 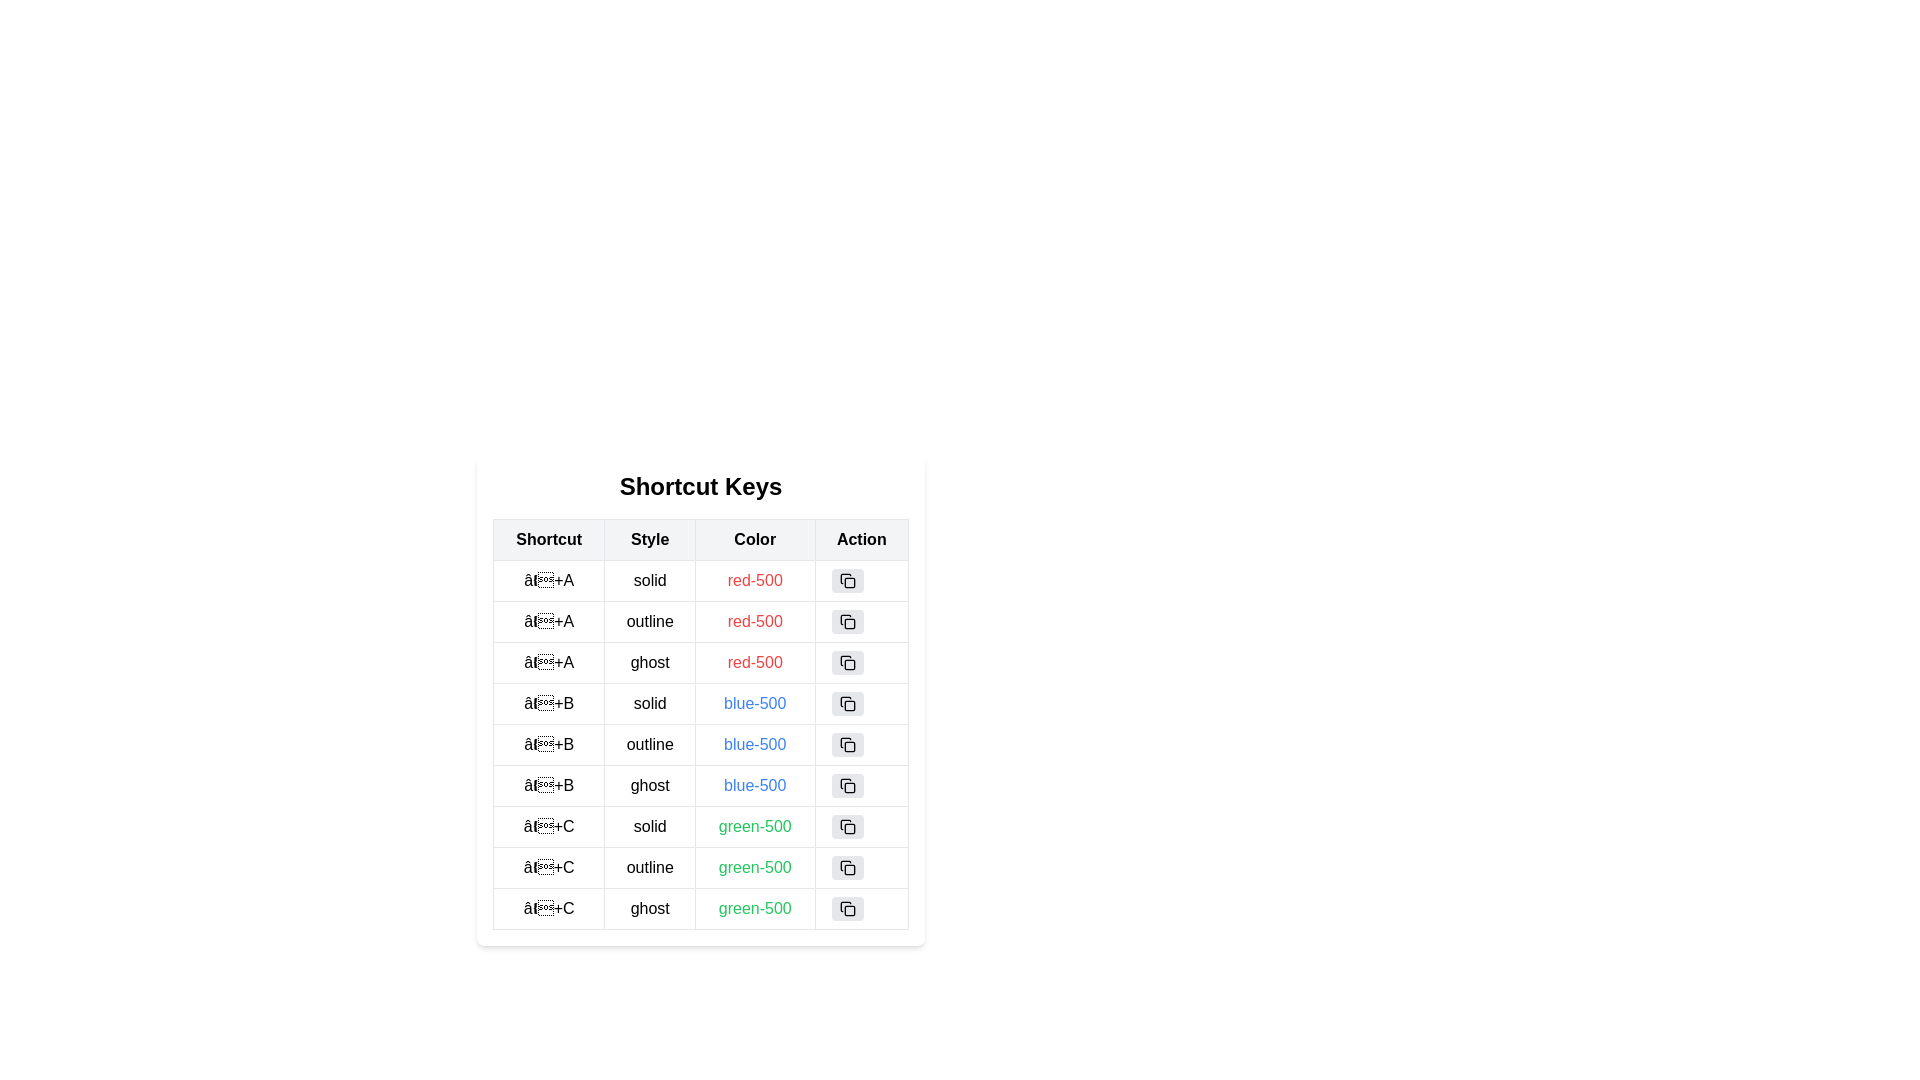 I want to click on the label indicating the style 'ghost' for the shortcut '⌘+A' in the 'Shortcut Keys' section of the table, which is colored 'red-500', so click(x=650, y=663).